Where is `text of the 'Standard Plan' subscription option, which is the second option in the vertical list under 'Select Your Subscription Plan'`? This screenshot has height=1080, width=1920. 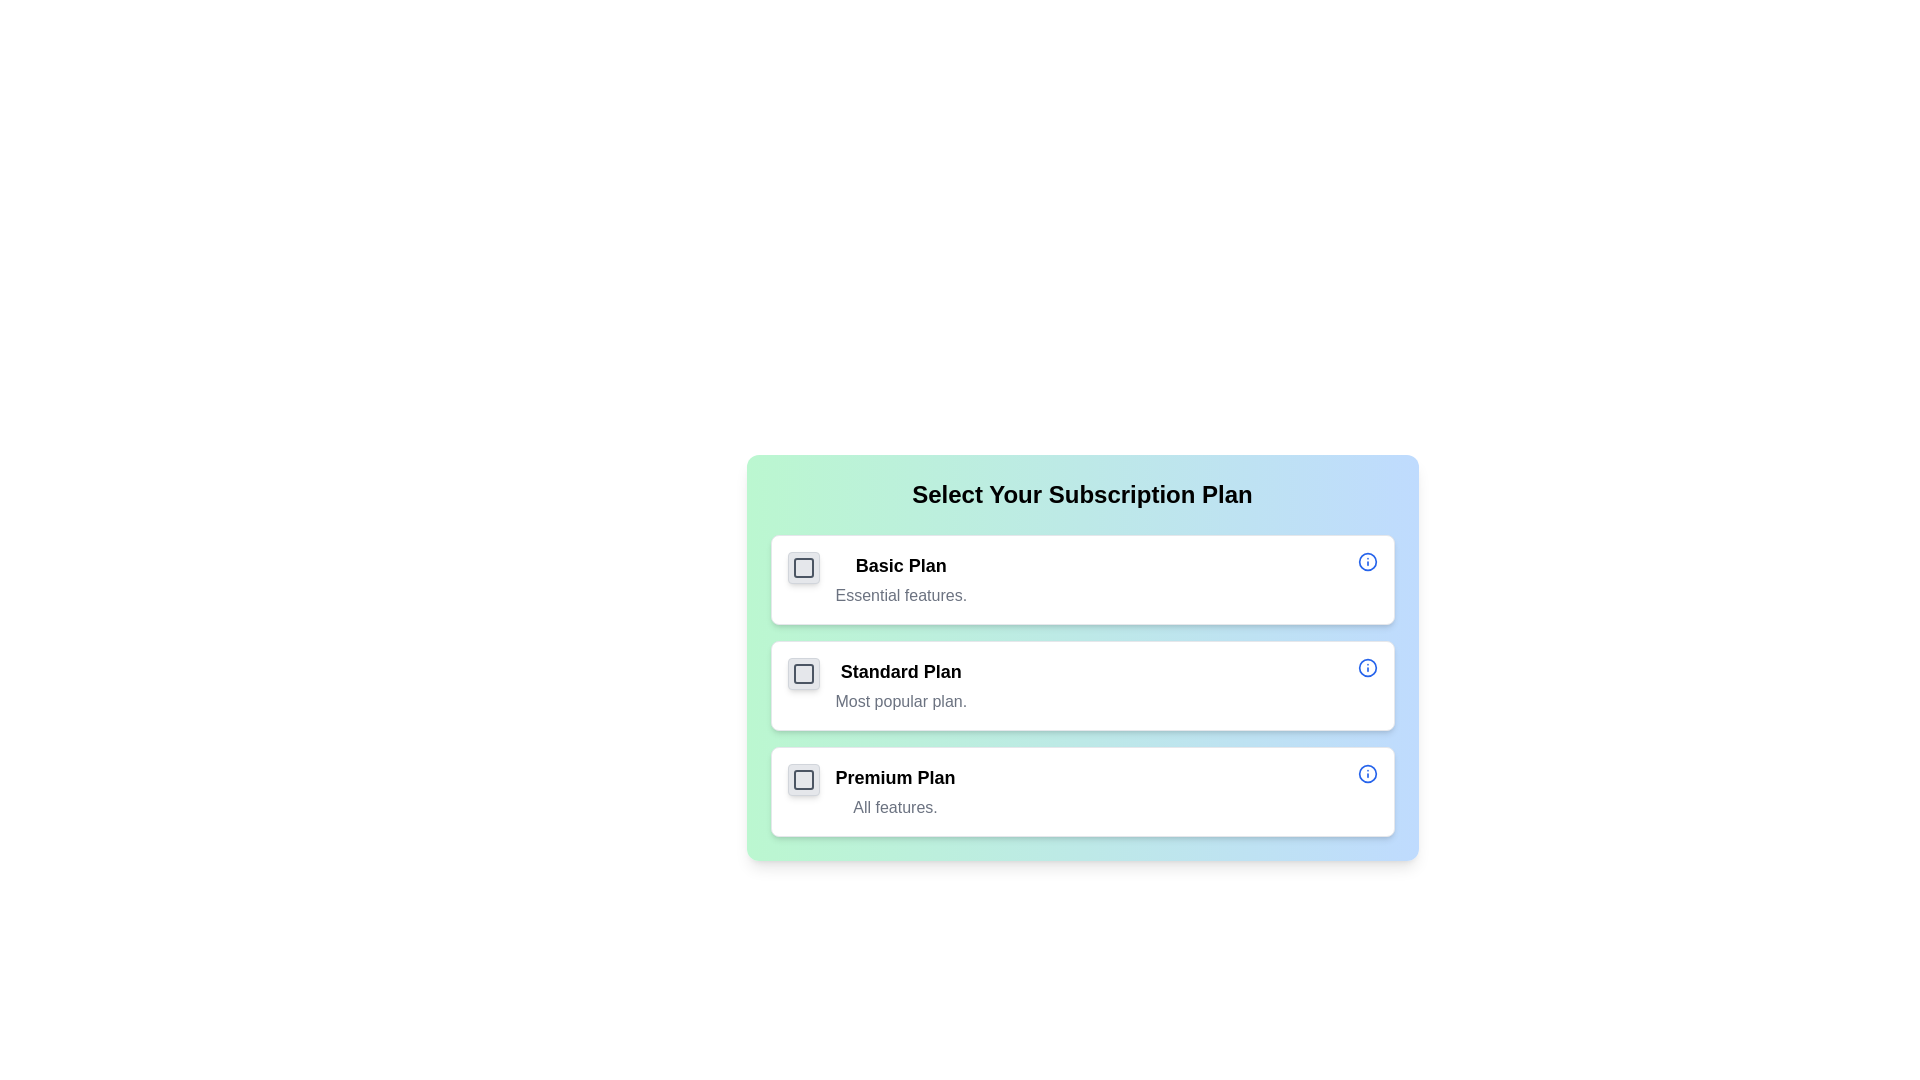
text of the 'Standard Plan' subscription option, which is the second option in the vertical list under 'Select Your Subscription Plan' is located at coordinates (900, 685).